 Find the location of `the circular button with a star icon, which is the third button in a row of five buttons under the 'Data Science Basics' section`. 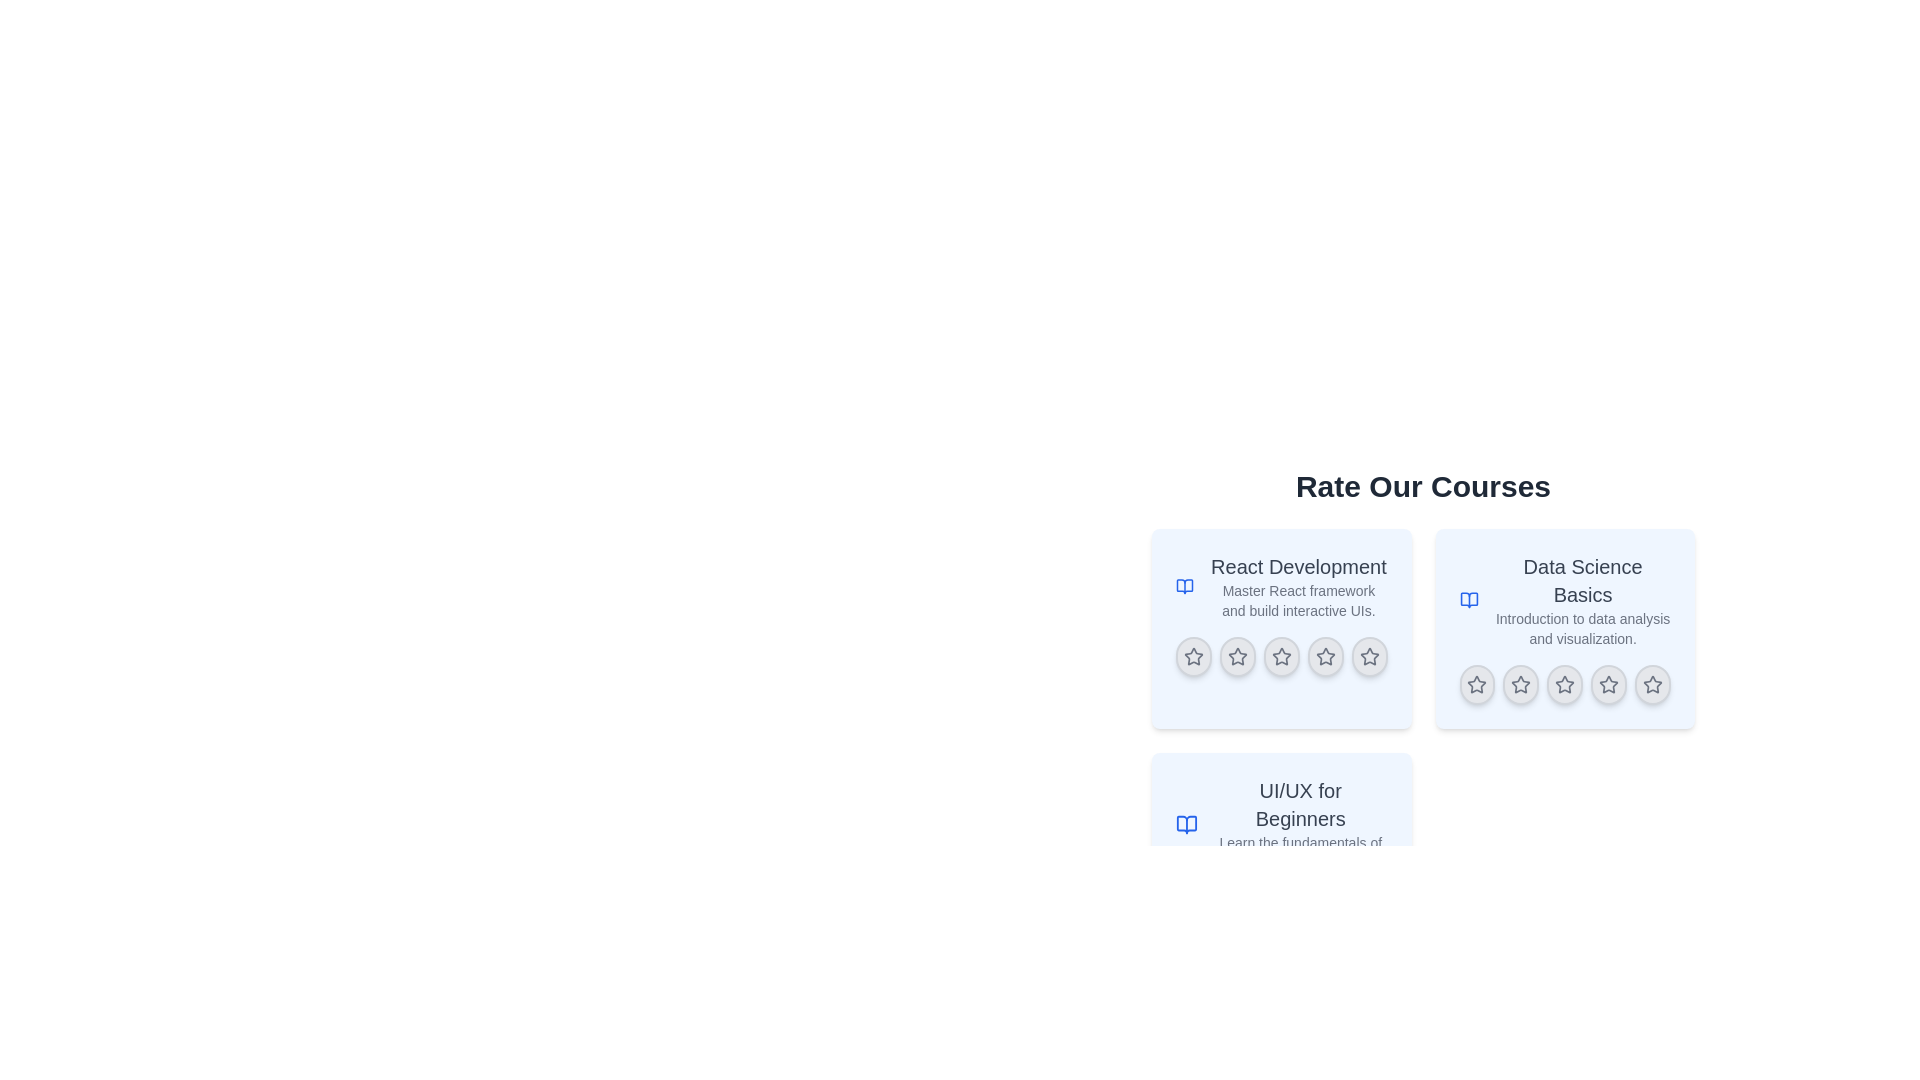

the circular button with a star icon, which is the third button in a row of five buttons under the 'Data Science Basics' section is located at coordinates (1564, 684).